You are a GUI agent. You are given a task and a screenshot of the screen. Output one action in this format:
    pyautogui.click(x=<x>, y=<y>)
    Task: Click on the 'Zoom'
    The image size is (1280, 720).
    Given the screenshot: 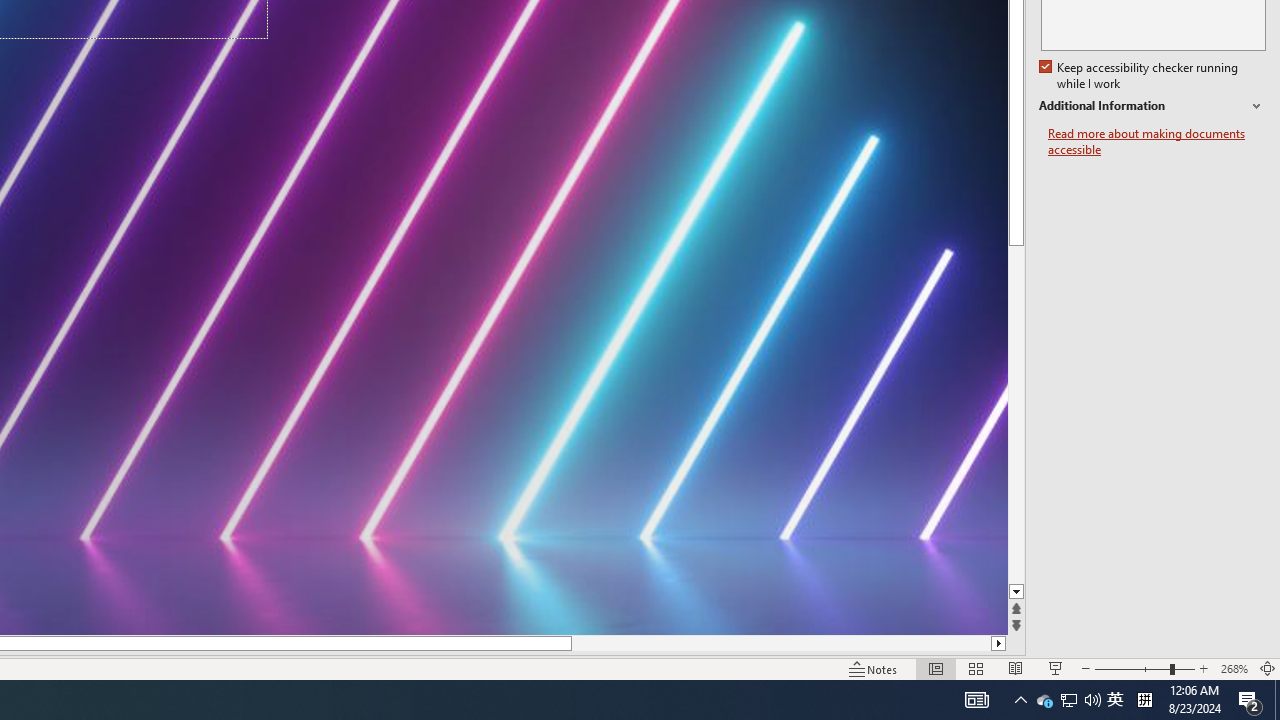 What is the action you would take?
    pyautogui.click(x=1144, y=669)
    